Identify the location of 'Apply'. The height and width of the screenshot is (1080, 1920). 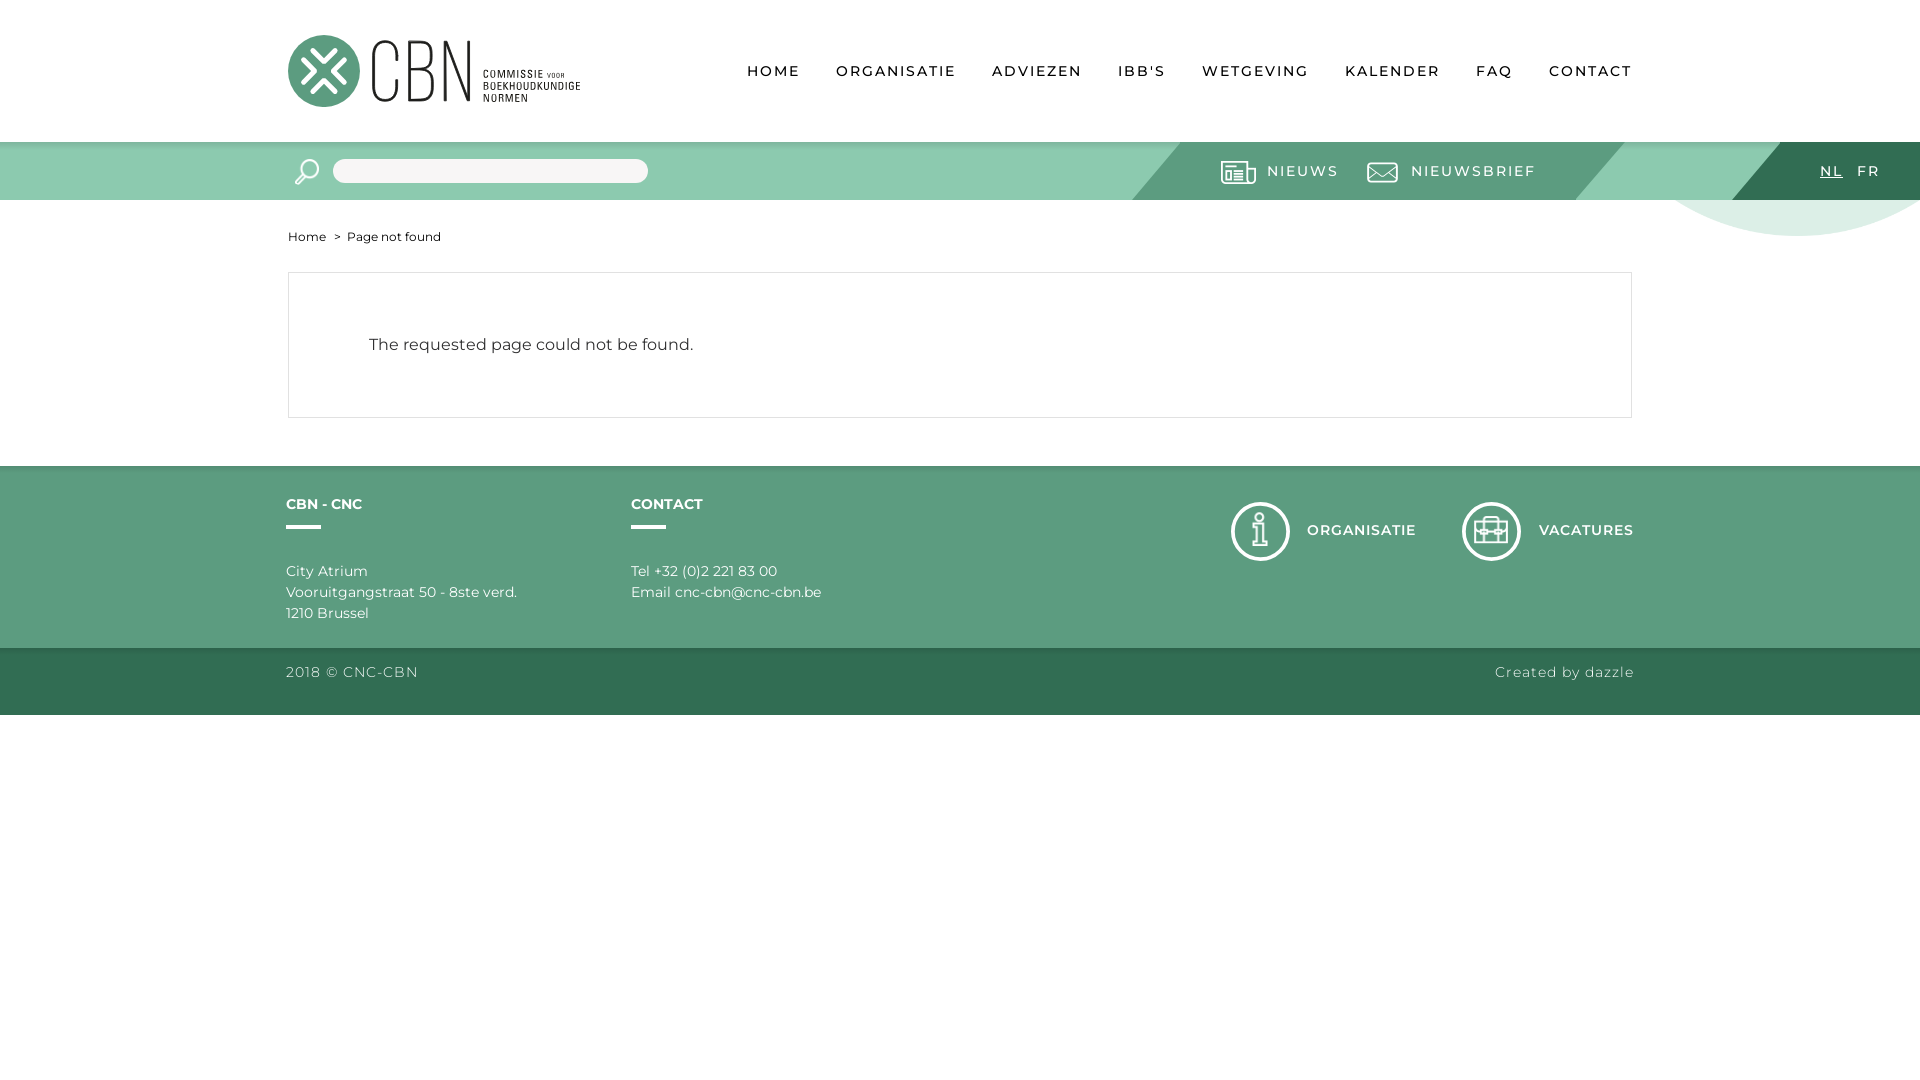
(287, 171).